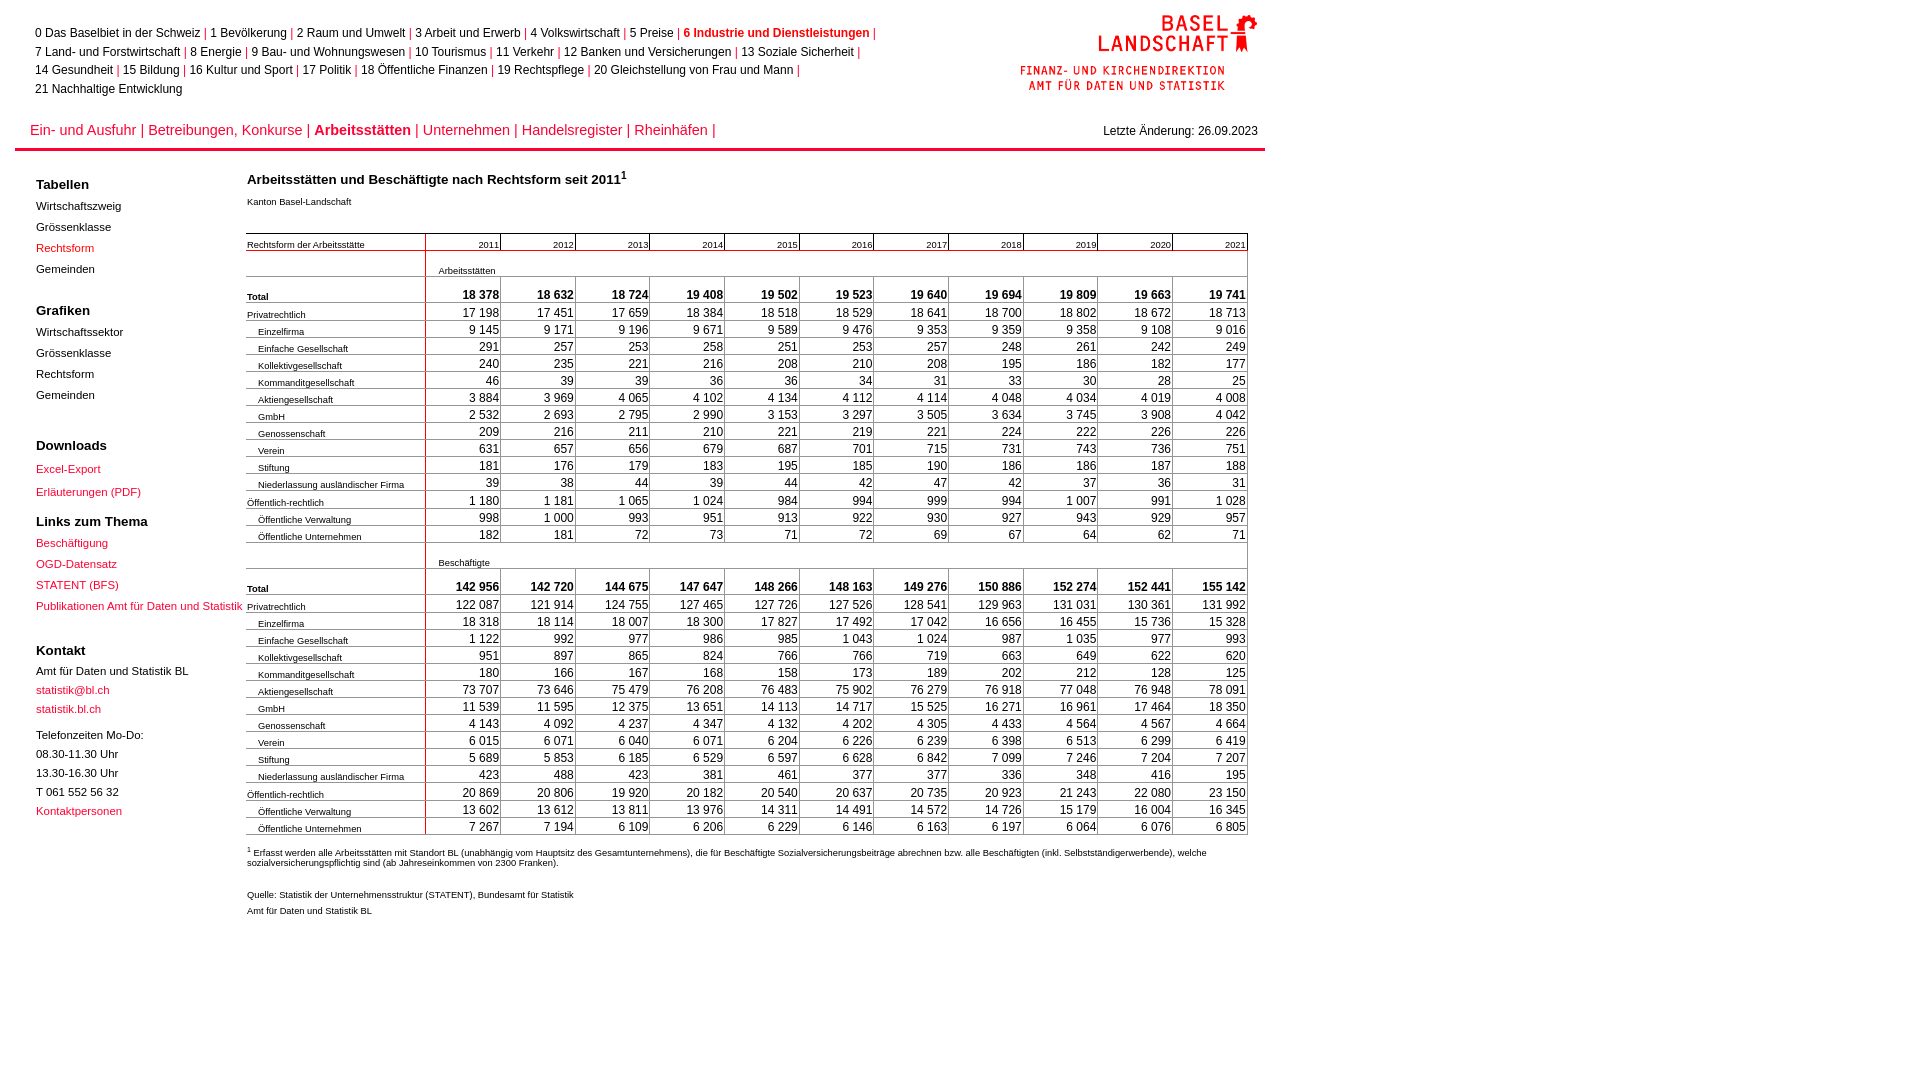 This screenshot has width=1920, height=1080. Describe the element at coordinates (351, 33) in the screenshot. I see `'2 Raum und Umwelt'` at that location.